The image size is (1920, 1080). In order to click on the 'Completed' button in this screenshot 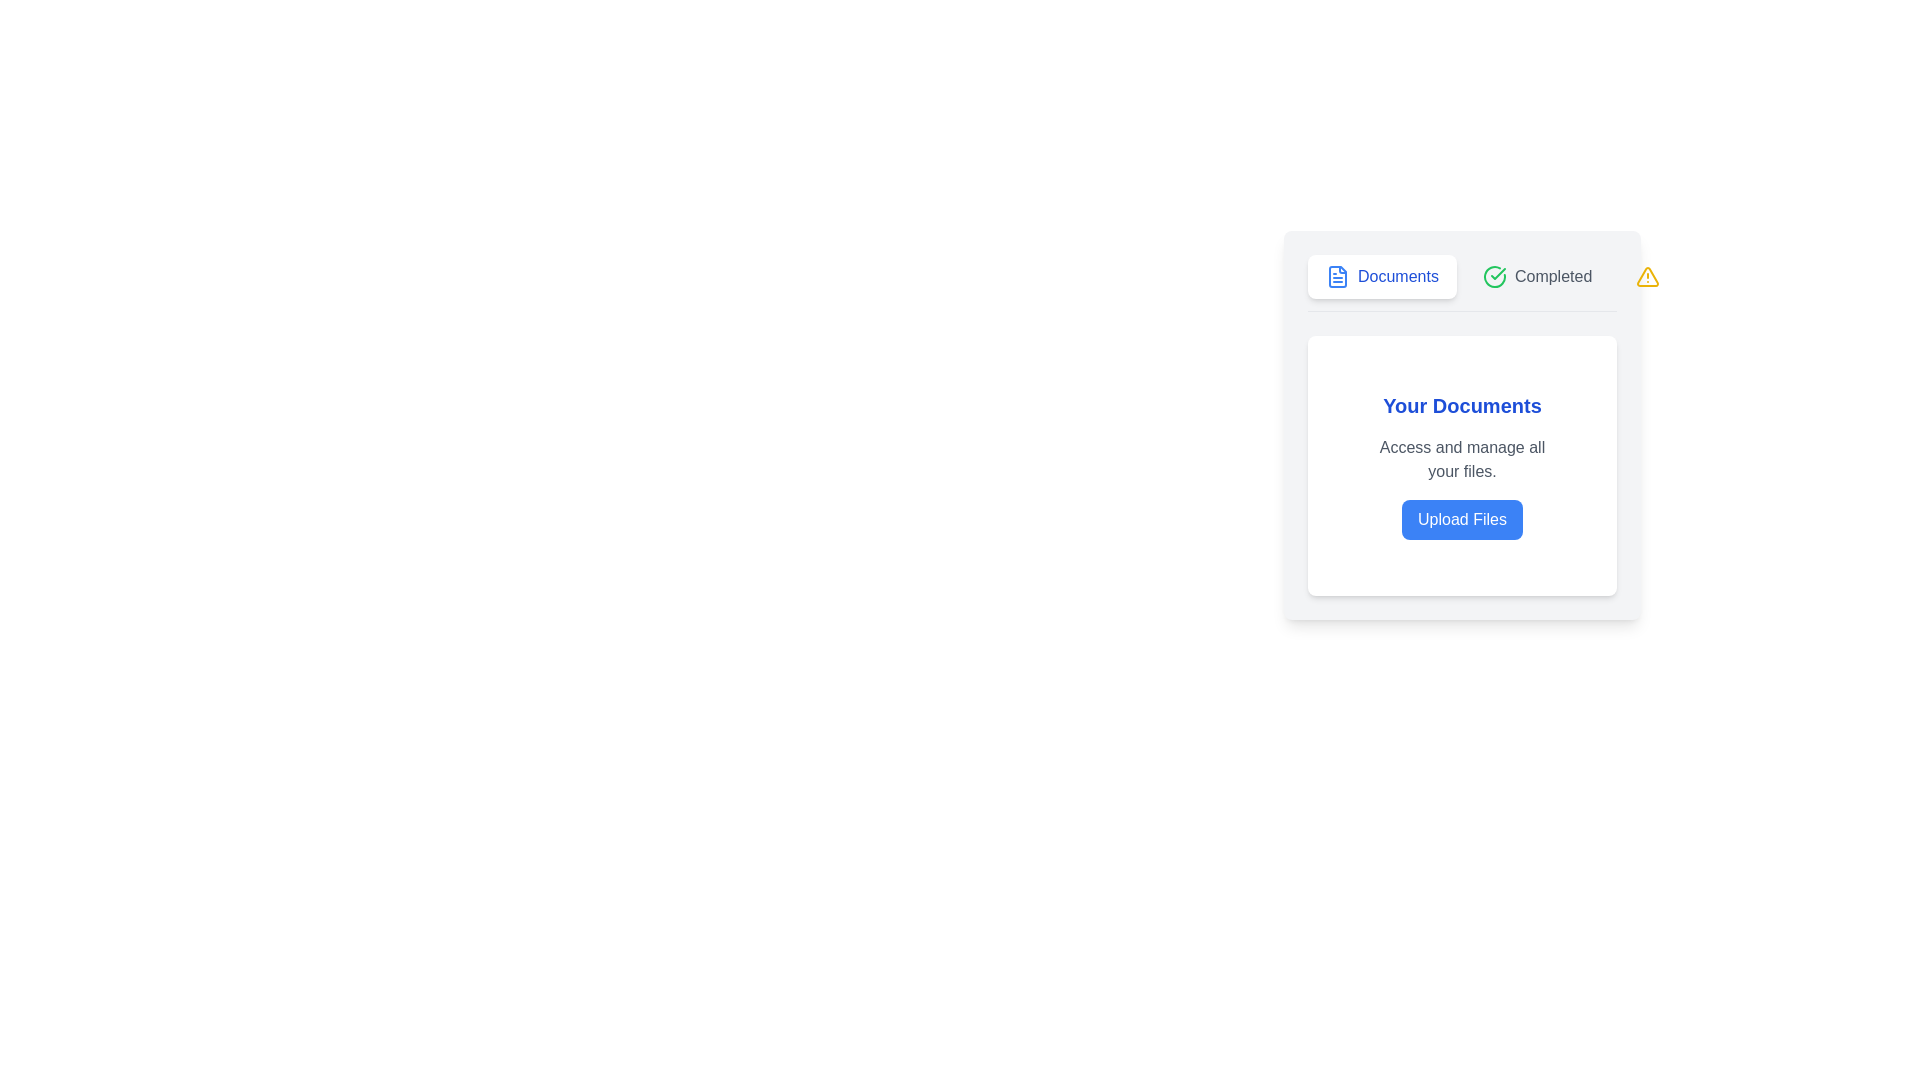, I will do `click(1536, 277)`.